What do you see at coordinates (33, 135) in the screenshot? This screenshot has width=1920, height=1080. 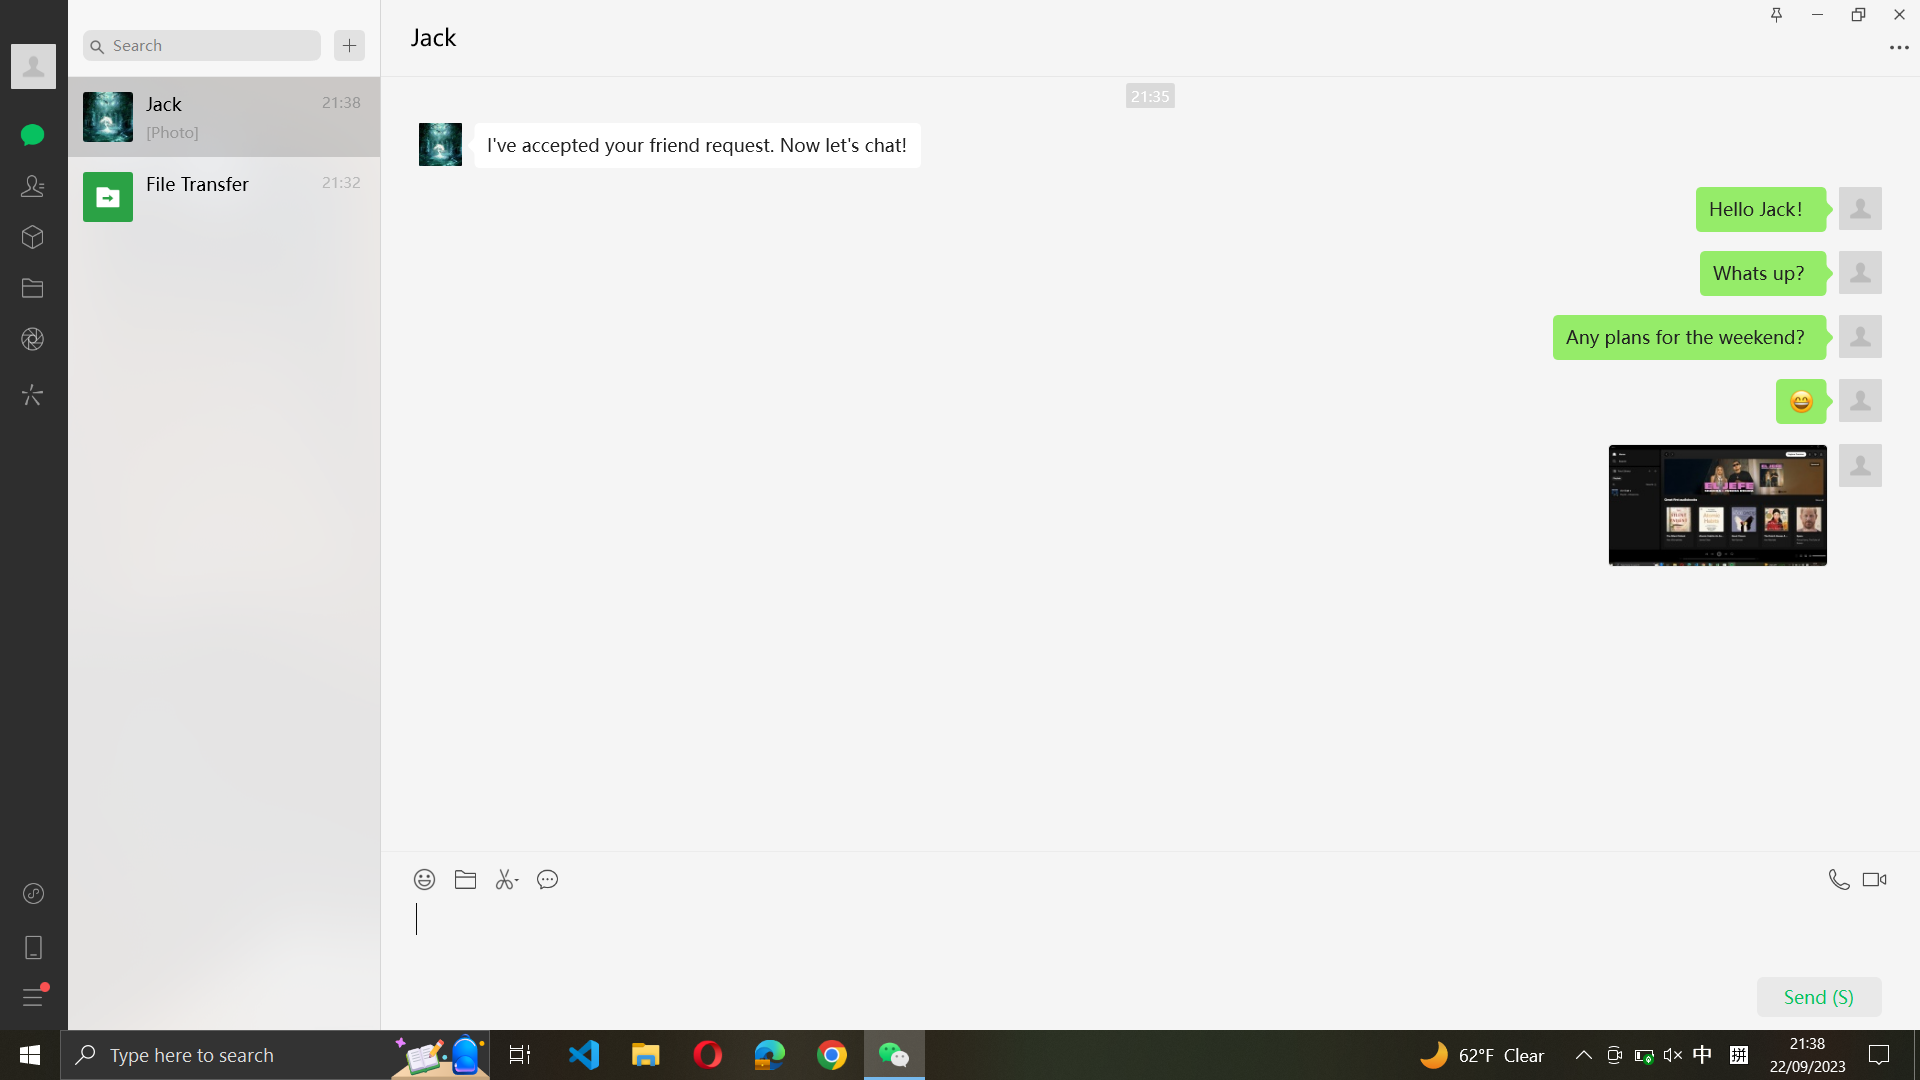 I see `the third chat in the chats tab` at bounding box center [33, 135].